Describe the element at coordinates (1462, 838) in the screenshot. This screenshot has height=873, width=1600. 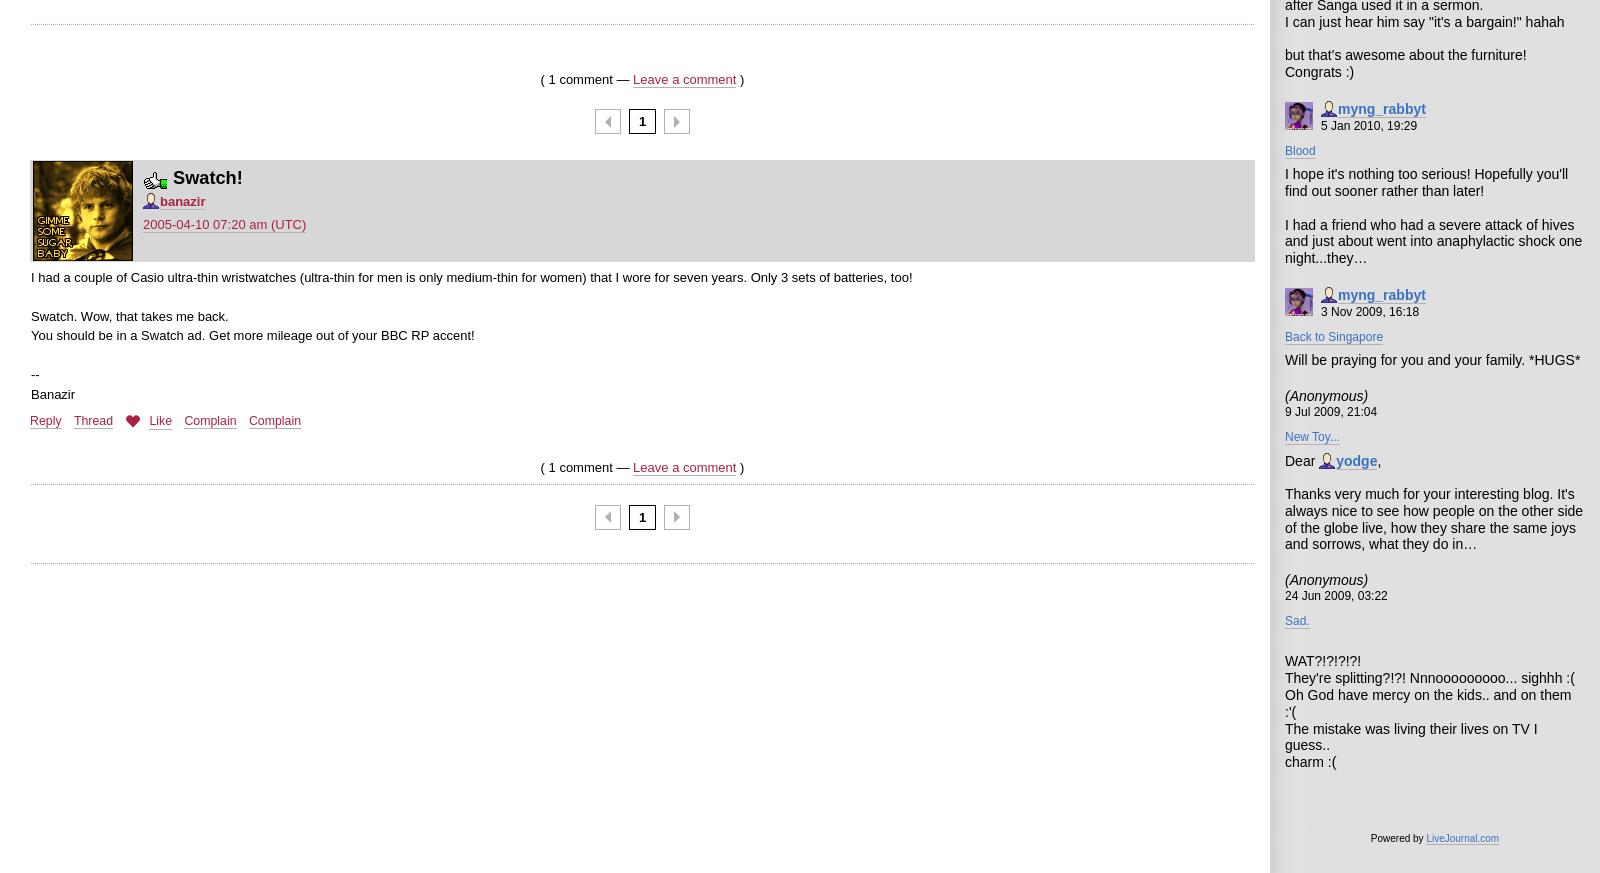
I see `'LiveJournal.com'` at that location.